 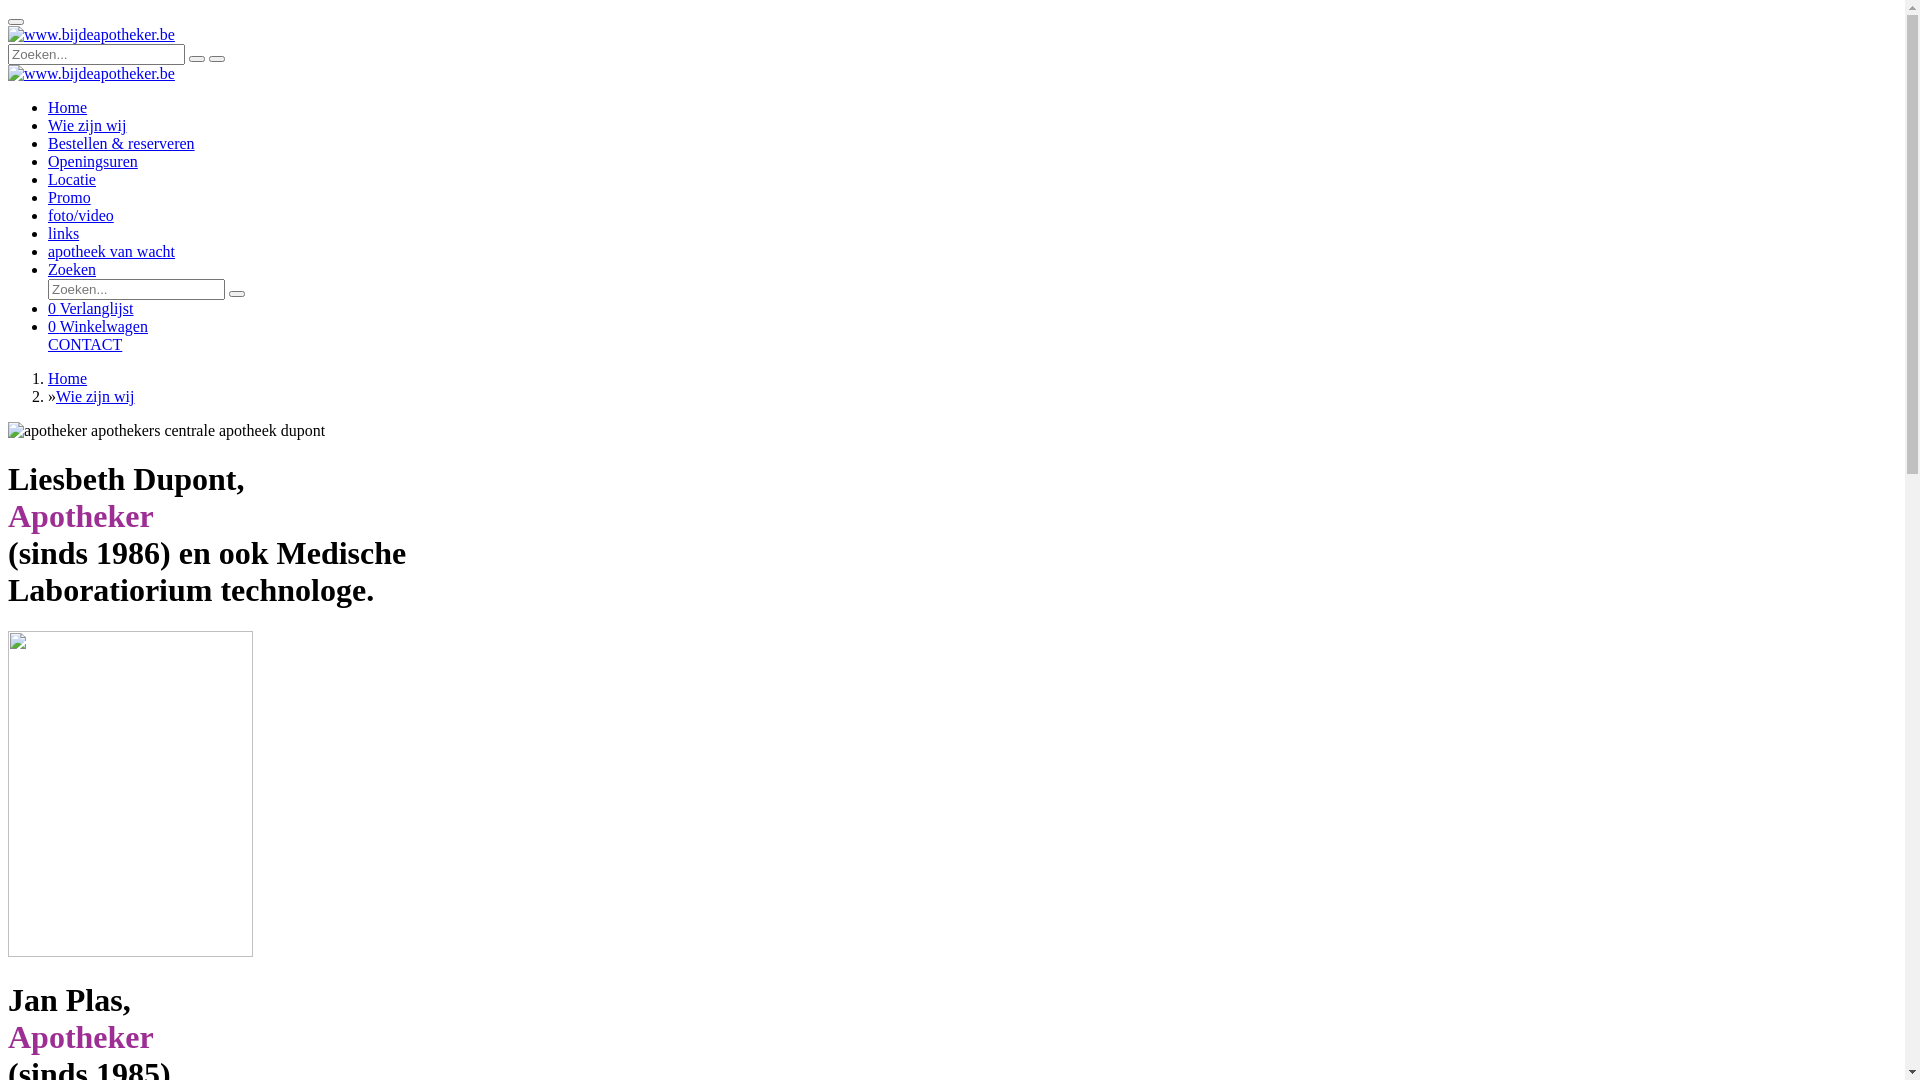 I want to click on 'Home', so click(x=67, y=107).